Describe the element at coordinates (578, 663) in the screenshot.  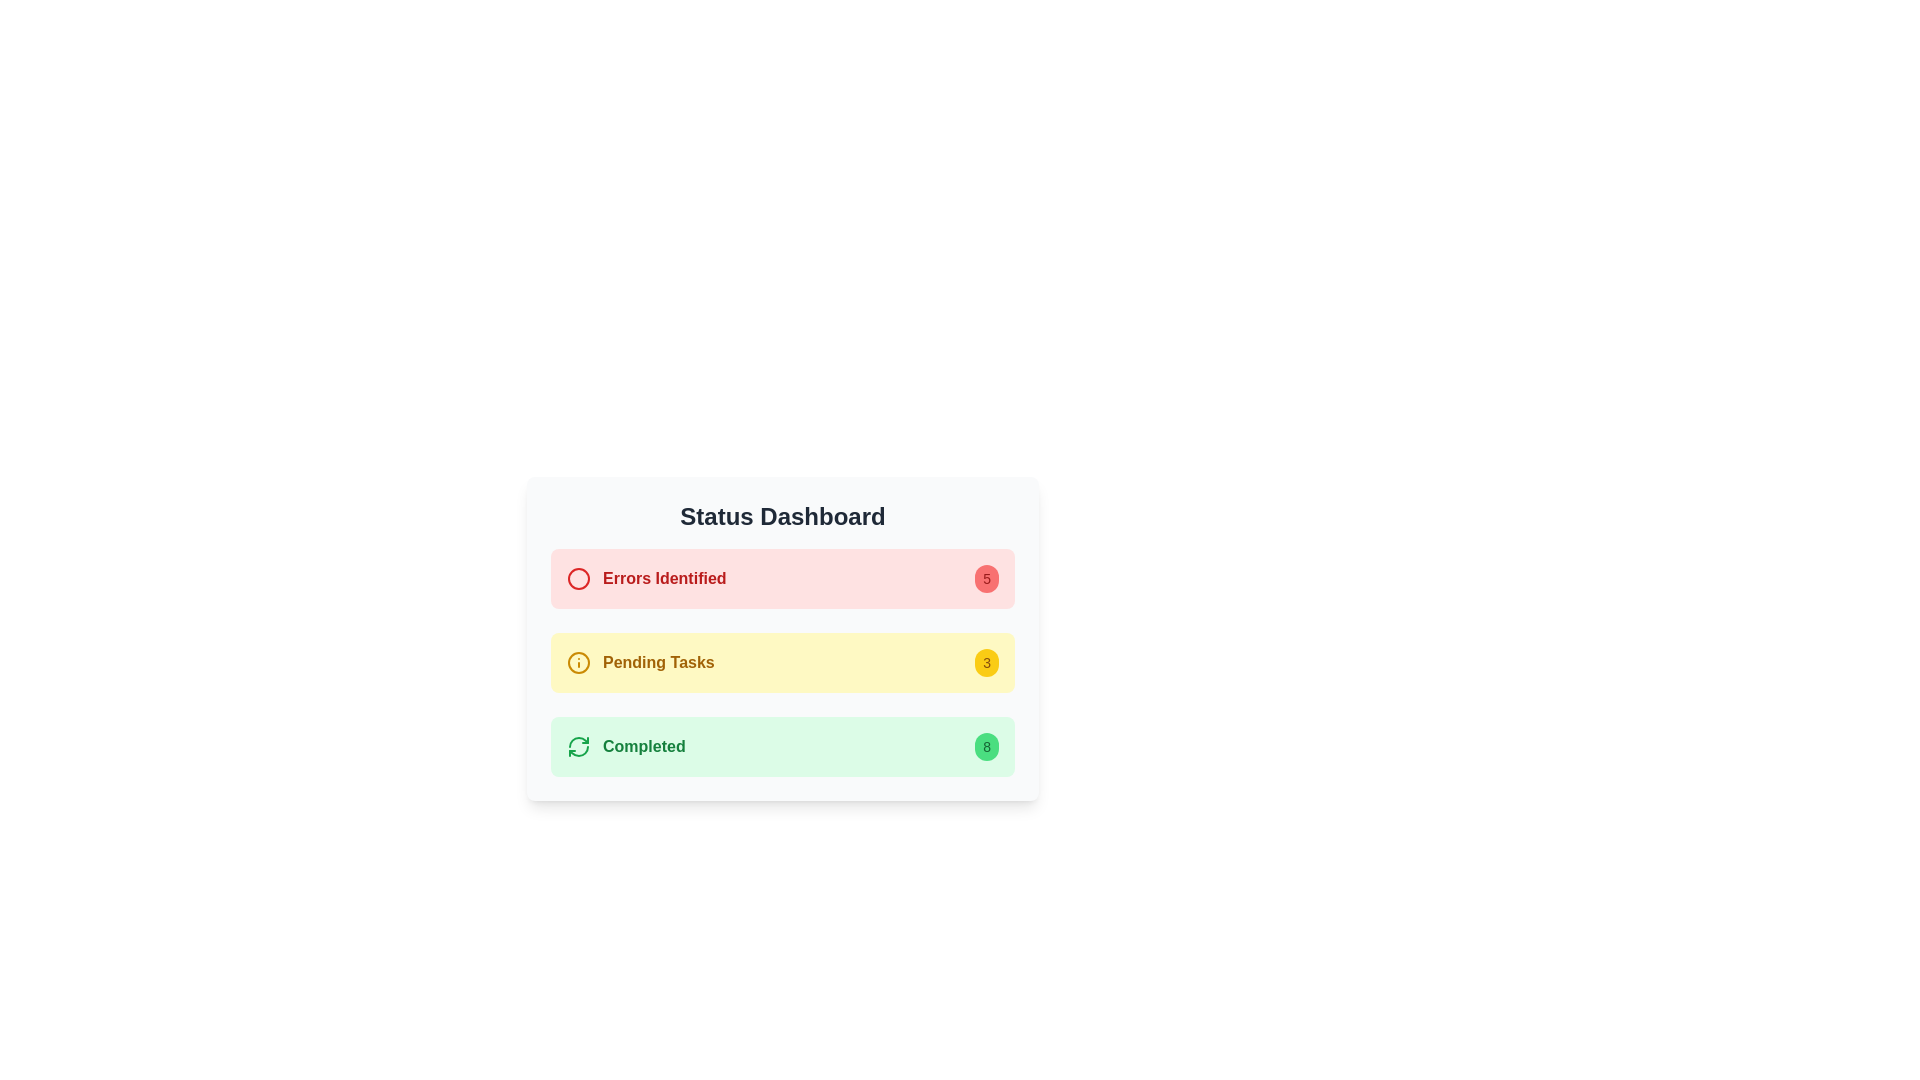
I see `the information icon located to the immediate left of the 'Pending Tasks' text in the Status Dashboard area` at that location.